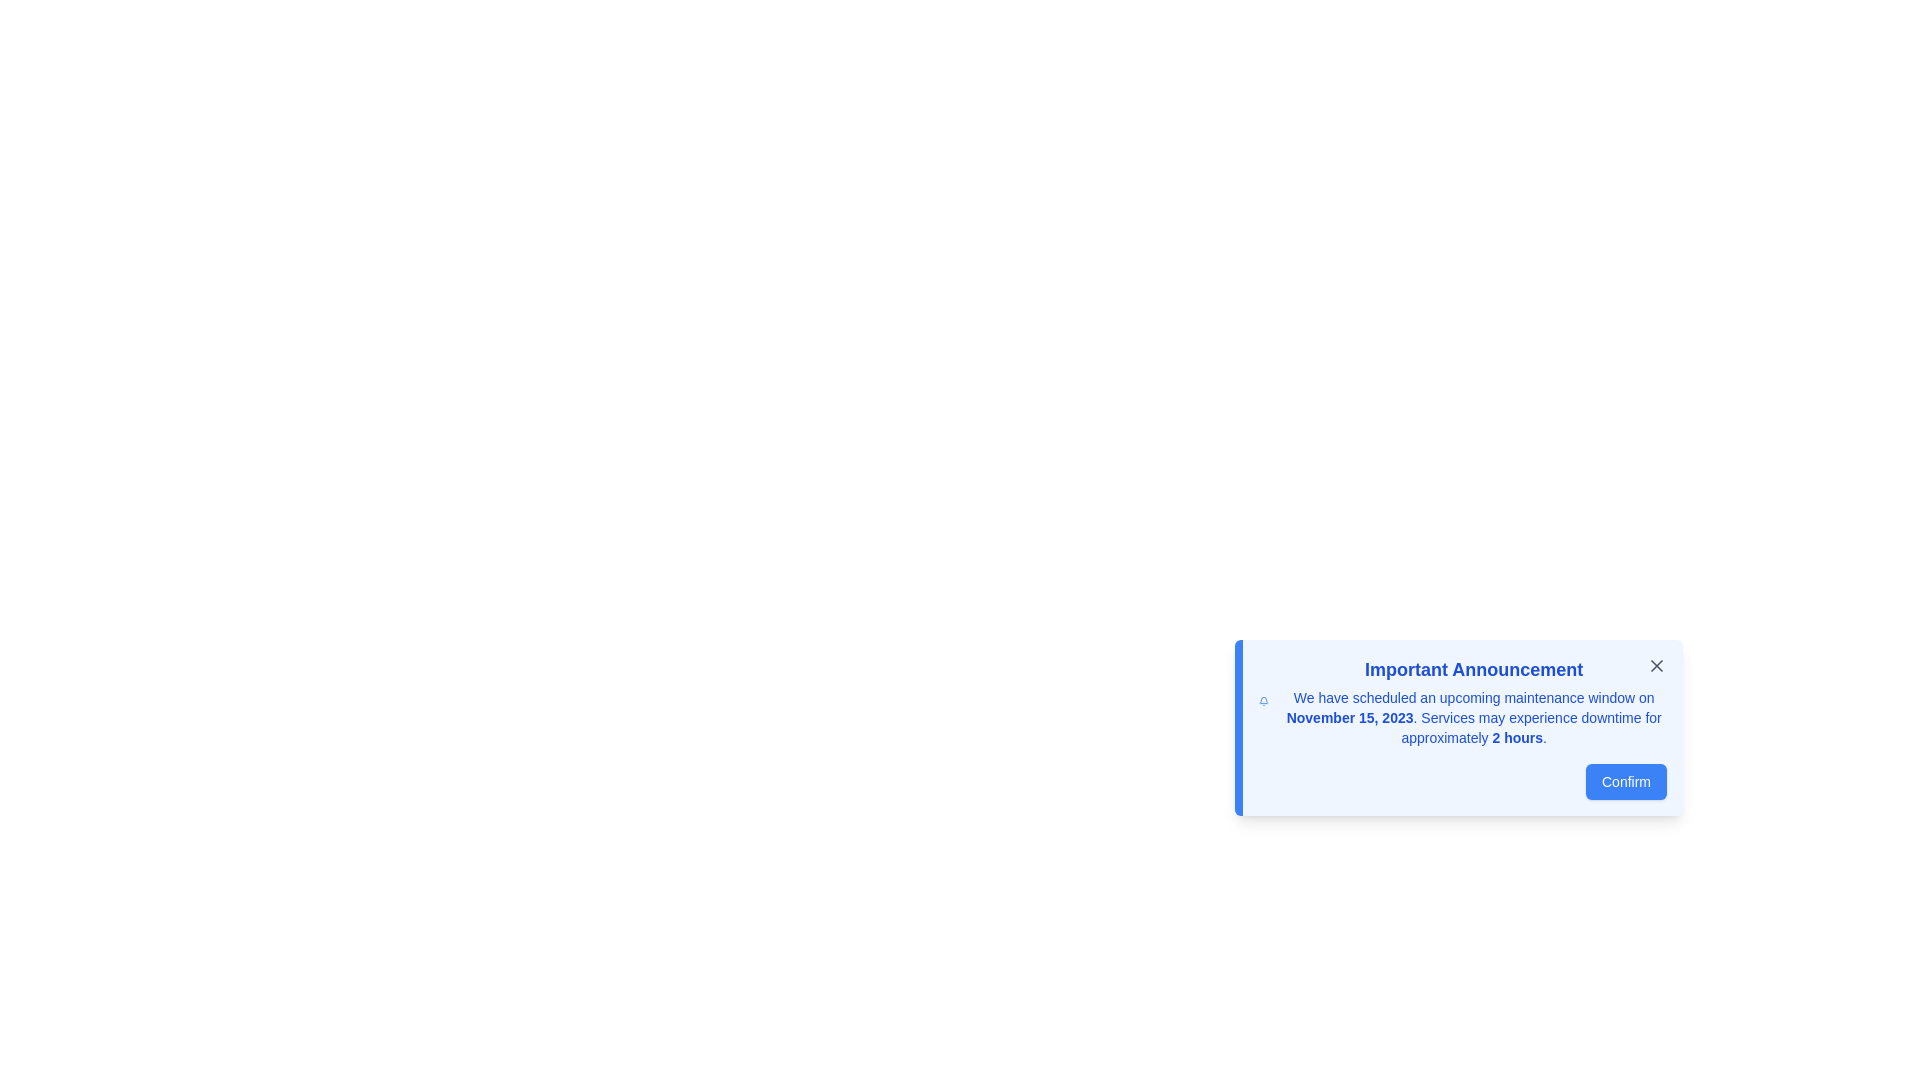 The width and height of the screenshot is (1920, 1080). What do you see at coordinates (1656, 666) in the screenshot?
I see `the Close icon in the form of an 'X' located in the upper-right corner of the notification card titled 'Important Announcement'` at bounding box center [1656, 666].